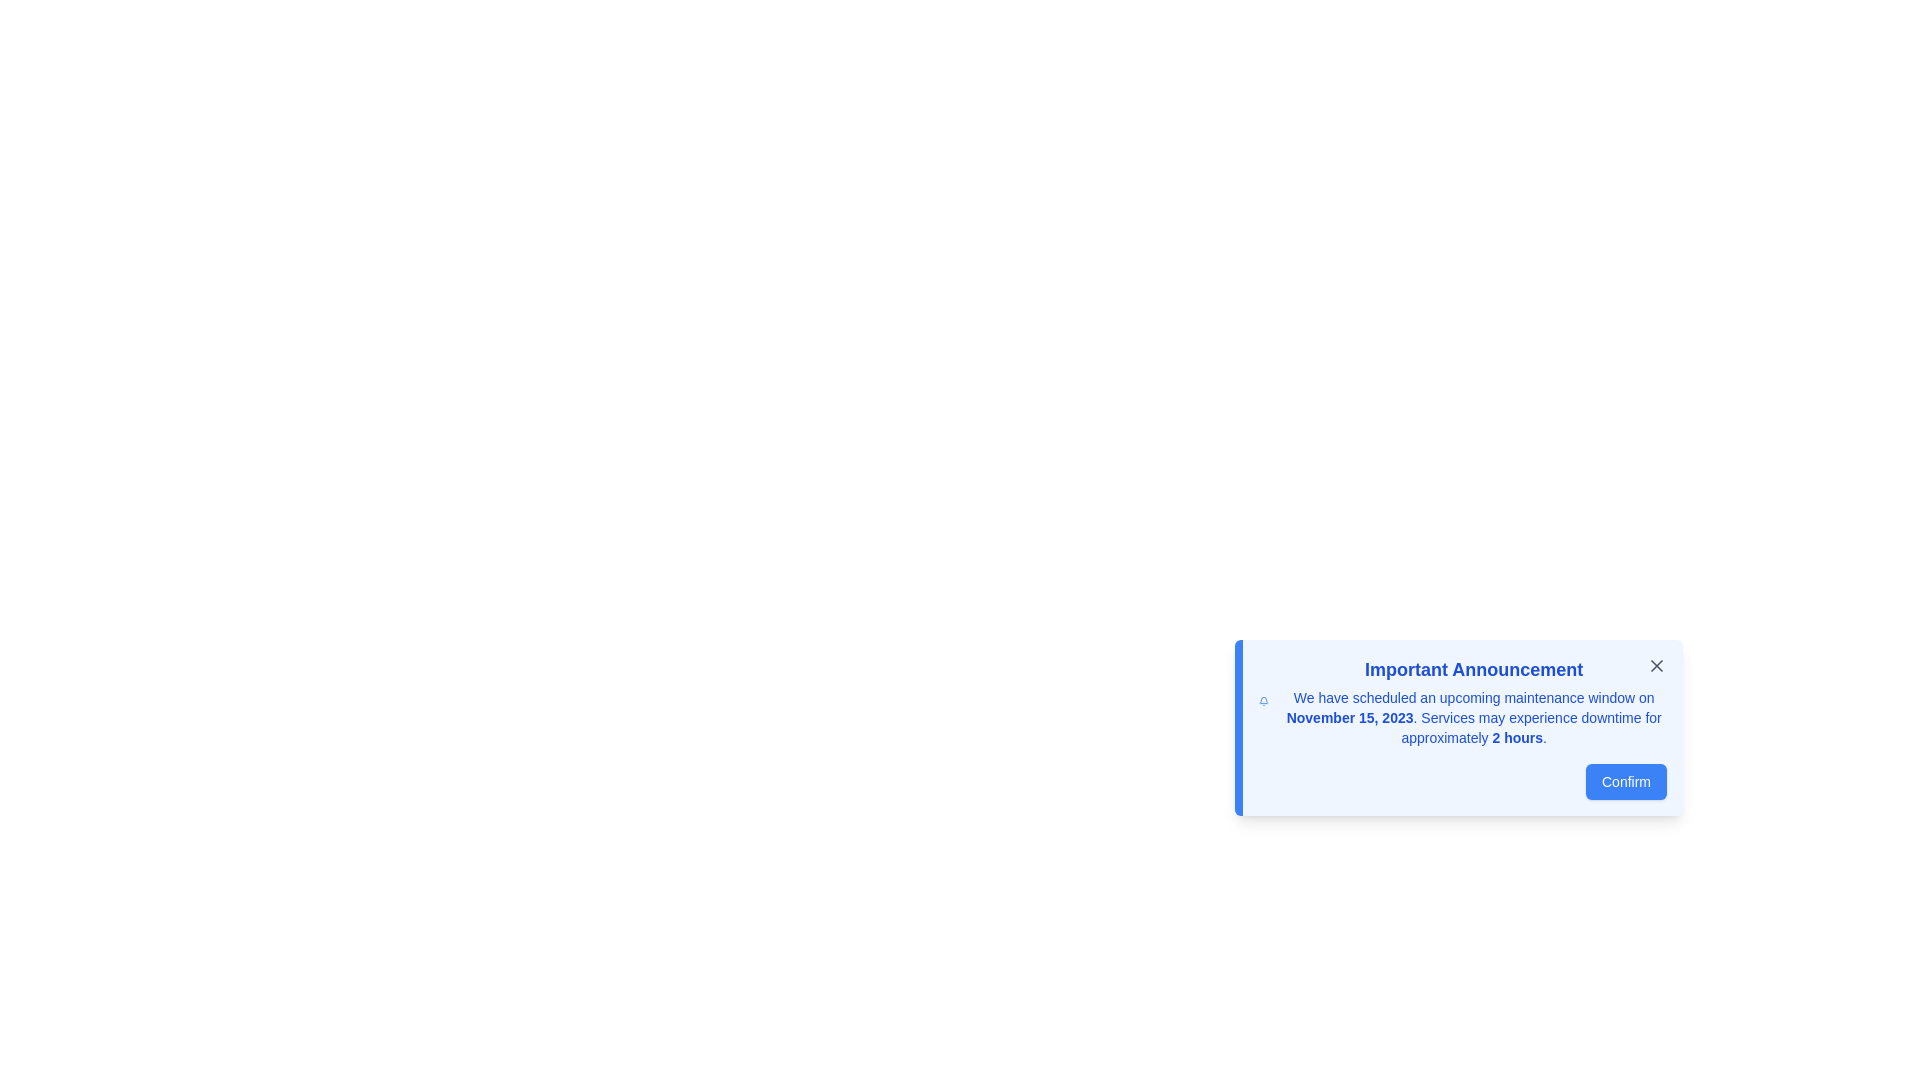 The width and height of the screenshot is (1920, 1080). What do you see at coordinates (1656, 666) in the screenshot?
I see `the Close icon in the form of an 'X' located in the upper-right corner of the notification card titled 'Important Announcement'` at bounding box center [1656, 666].